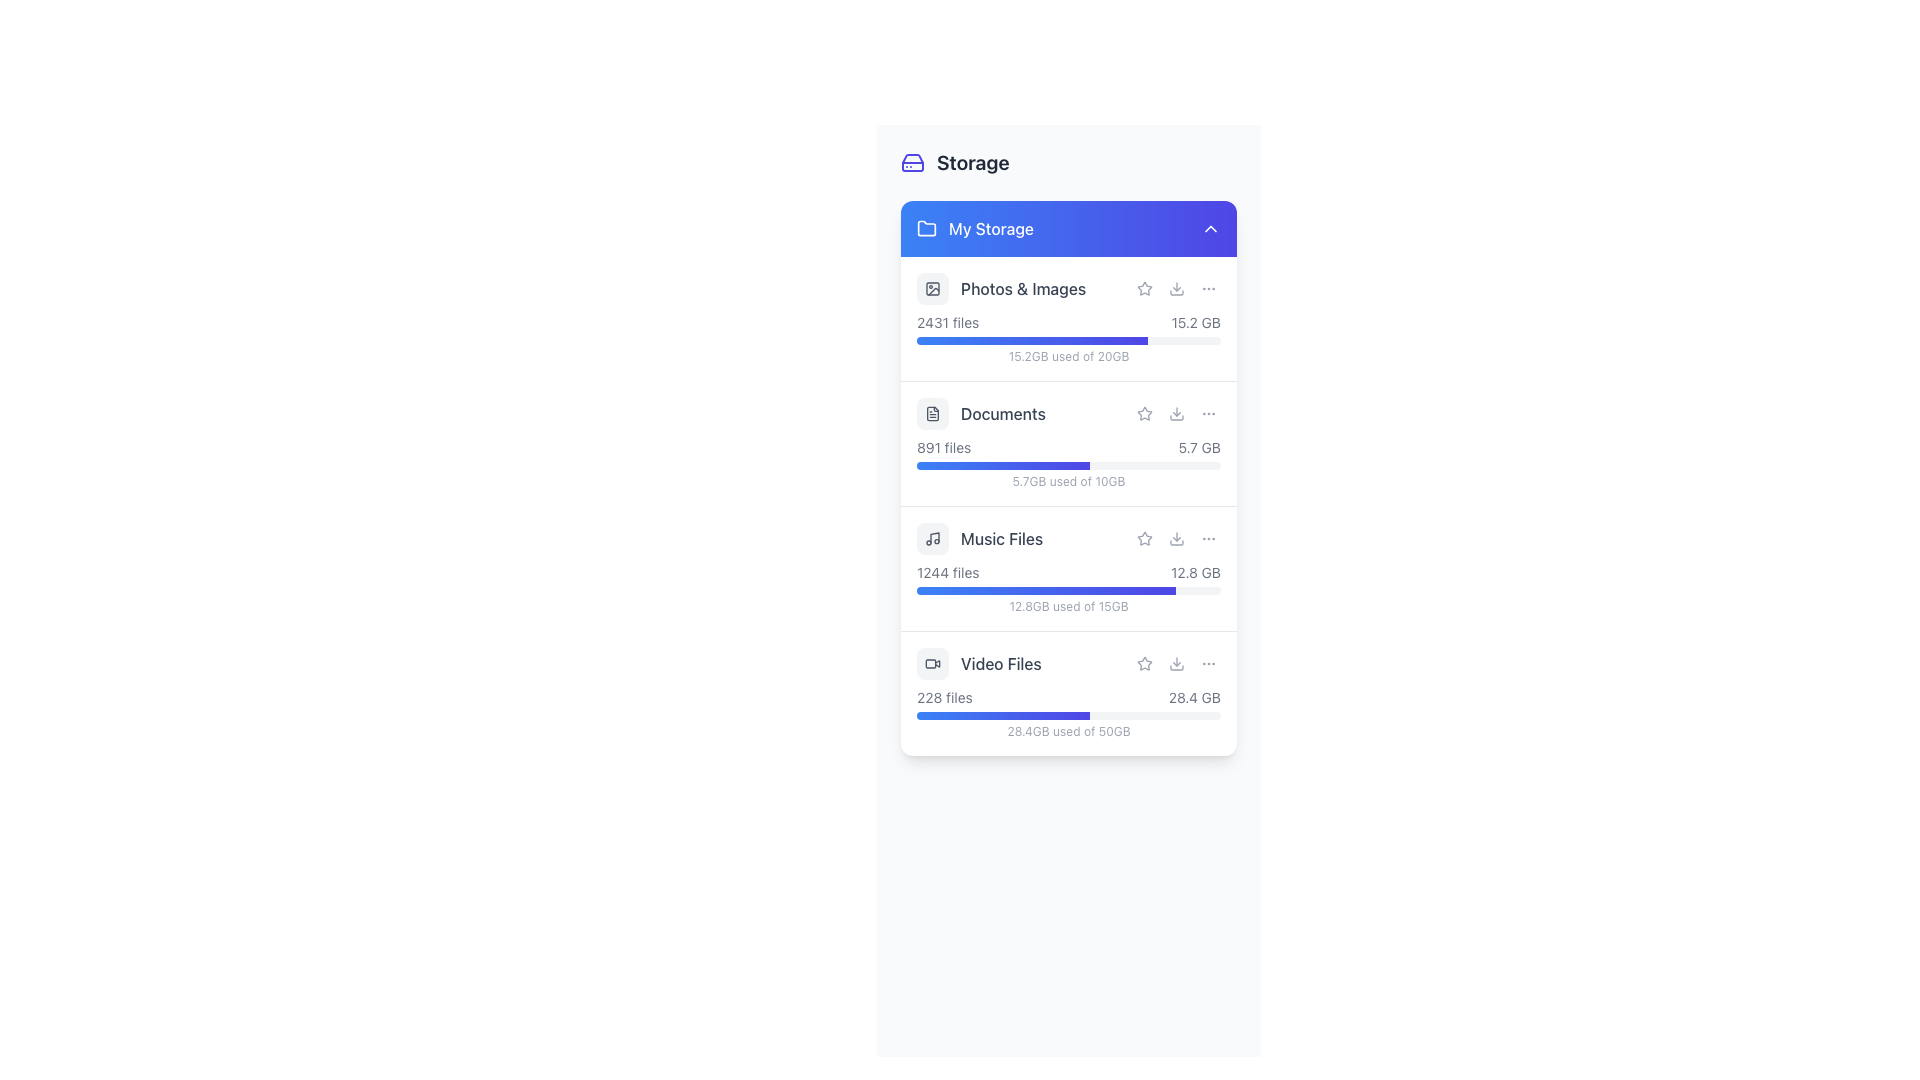  Describe the element at coordinates (1001, 663) in the screenshot. I see `the 'Video Files' text label, which is part of the fourth item in the 'Storage' category list, positioned to the right of a video camera icon` at that location.